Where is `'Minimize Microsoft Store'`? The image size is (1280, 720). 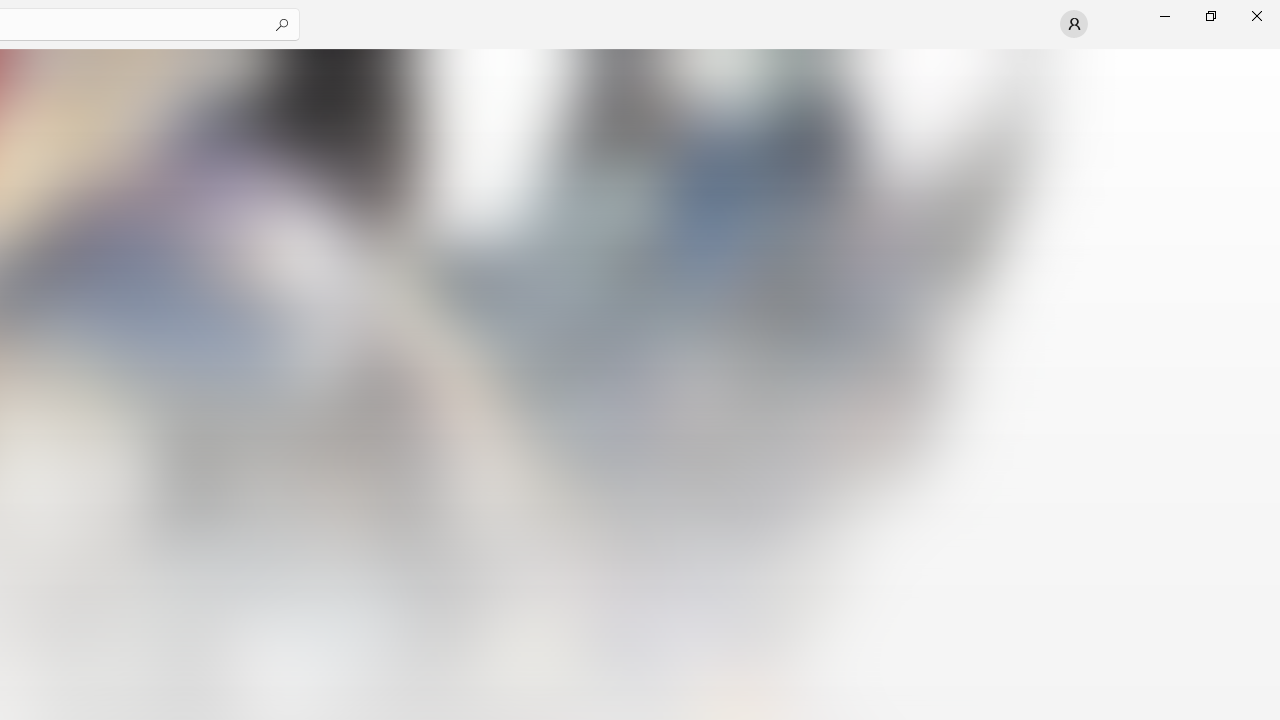 'Minimize Microsoft Store' is located at coordinates (1164, 15).